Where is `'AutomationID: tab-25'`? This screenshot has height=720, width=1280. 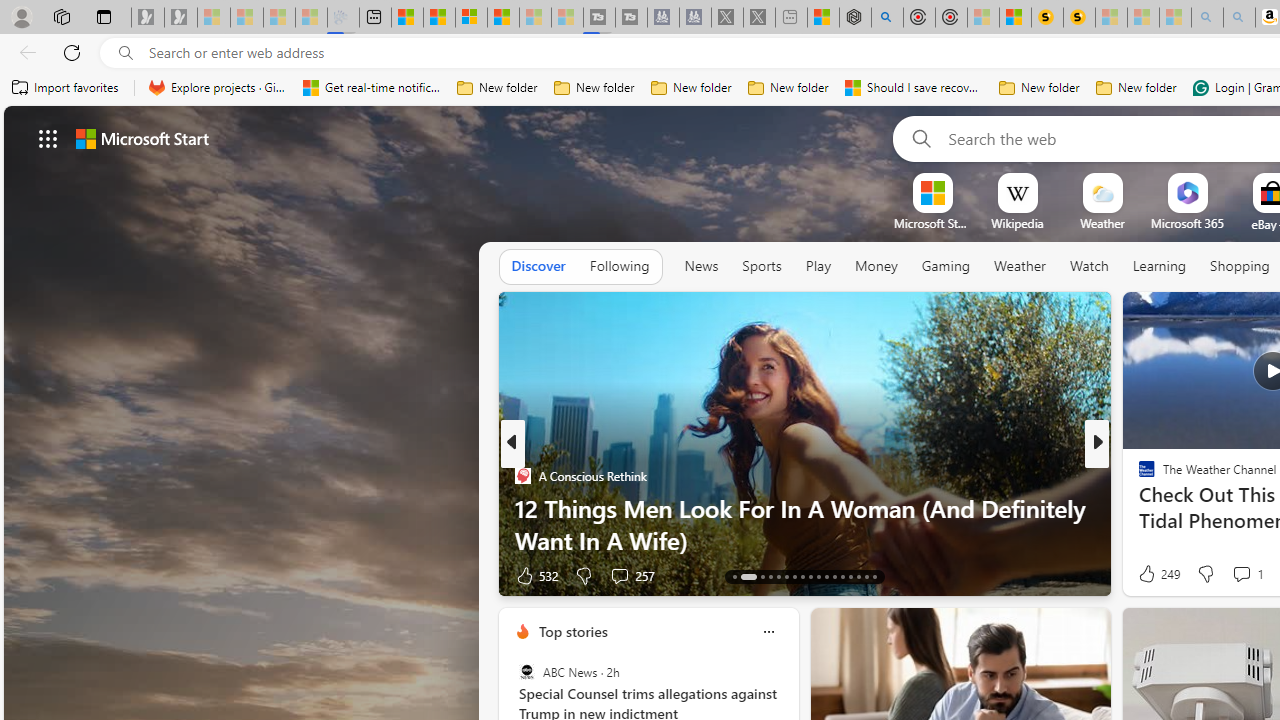
'AutomationID: tab-25' is located at coordinates (842, 577).